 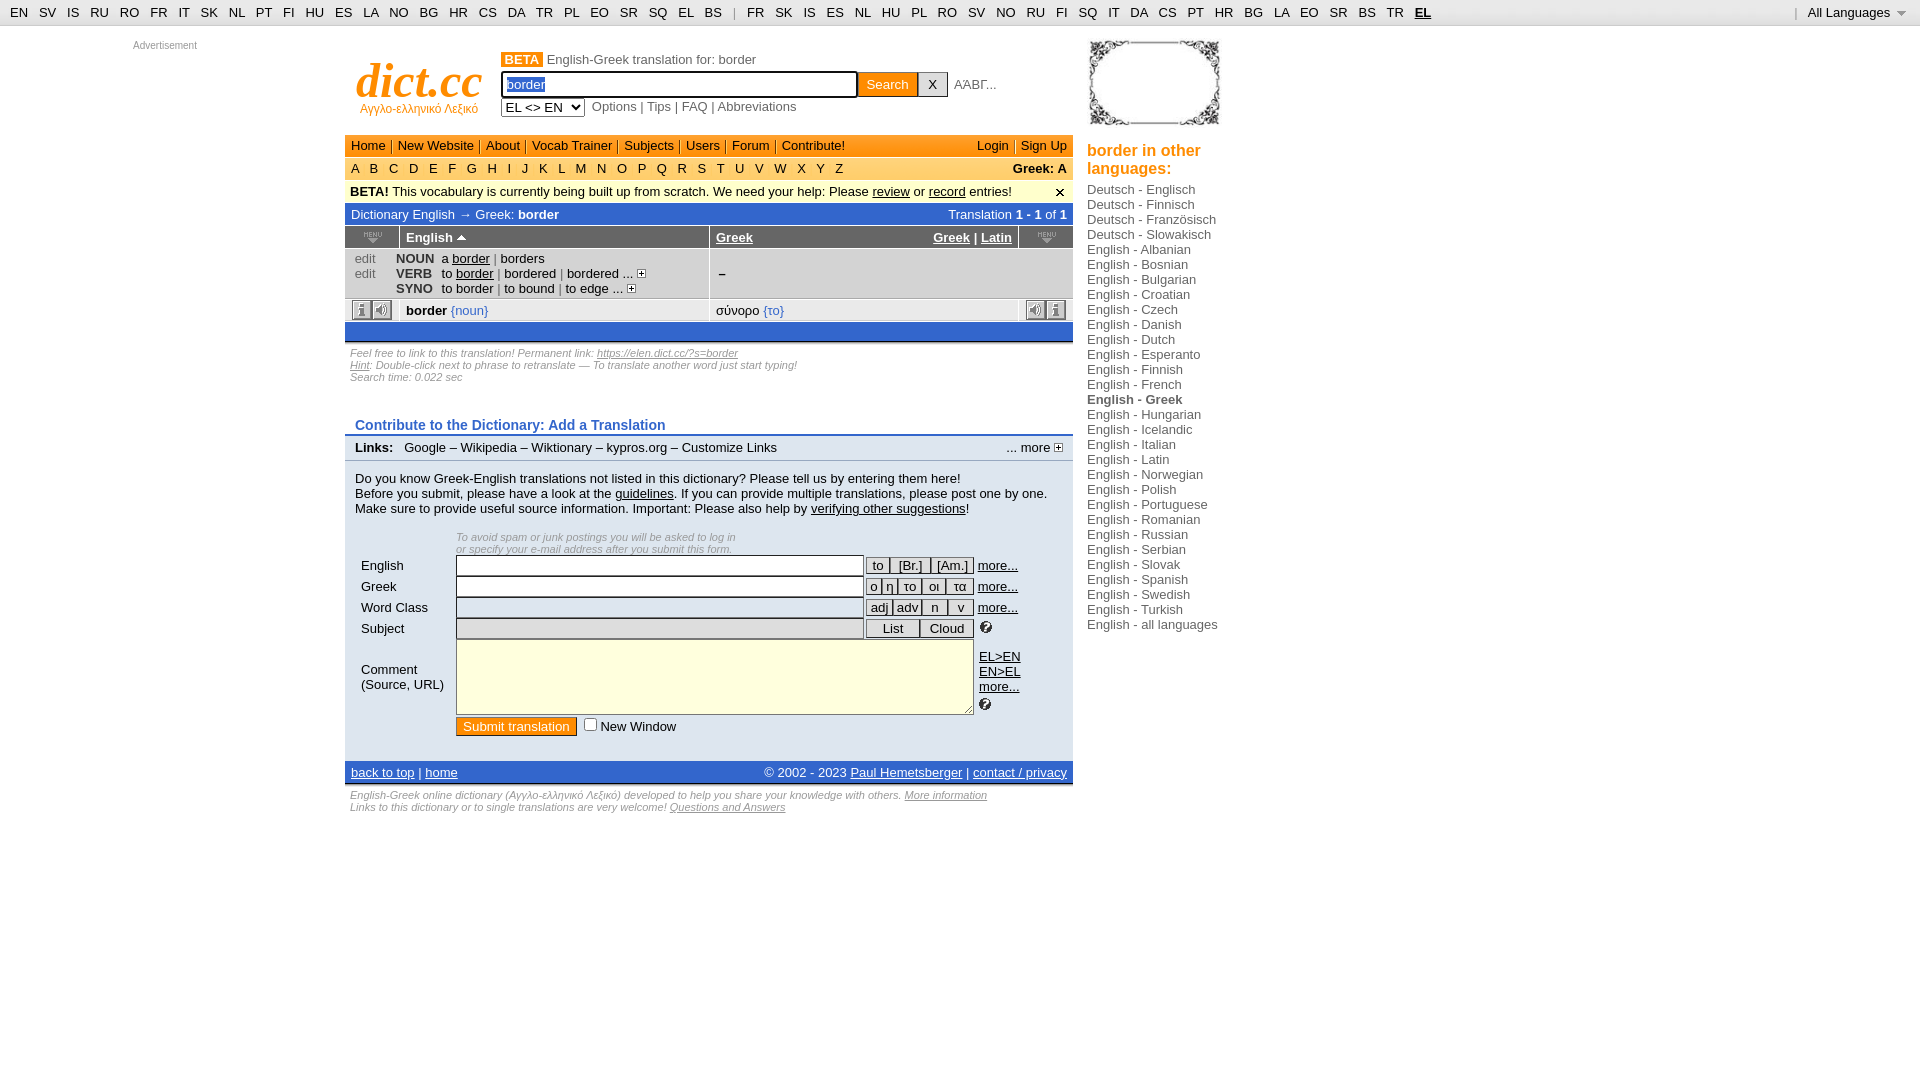 What do you see at coordinates (1138, 248) in the screenshot?
I see `'English - Albanian'` at bounding box center [1138, 248].